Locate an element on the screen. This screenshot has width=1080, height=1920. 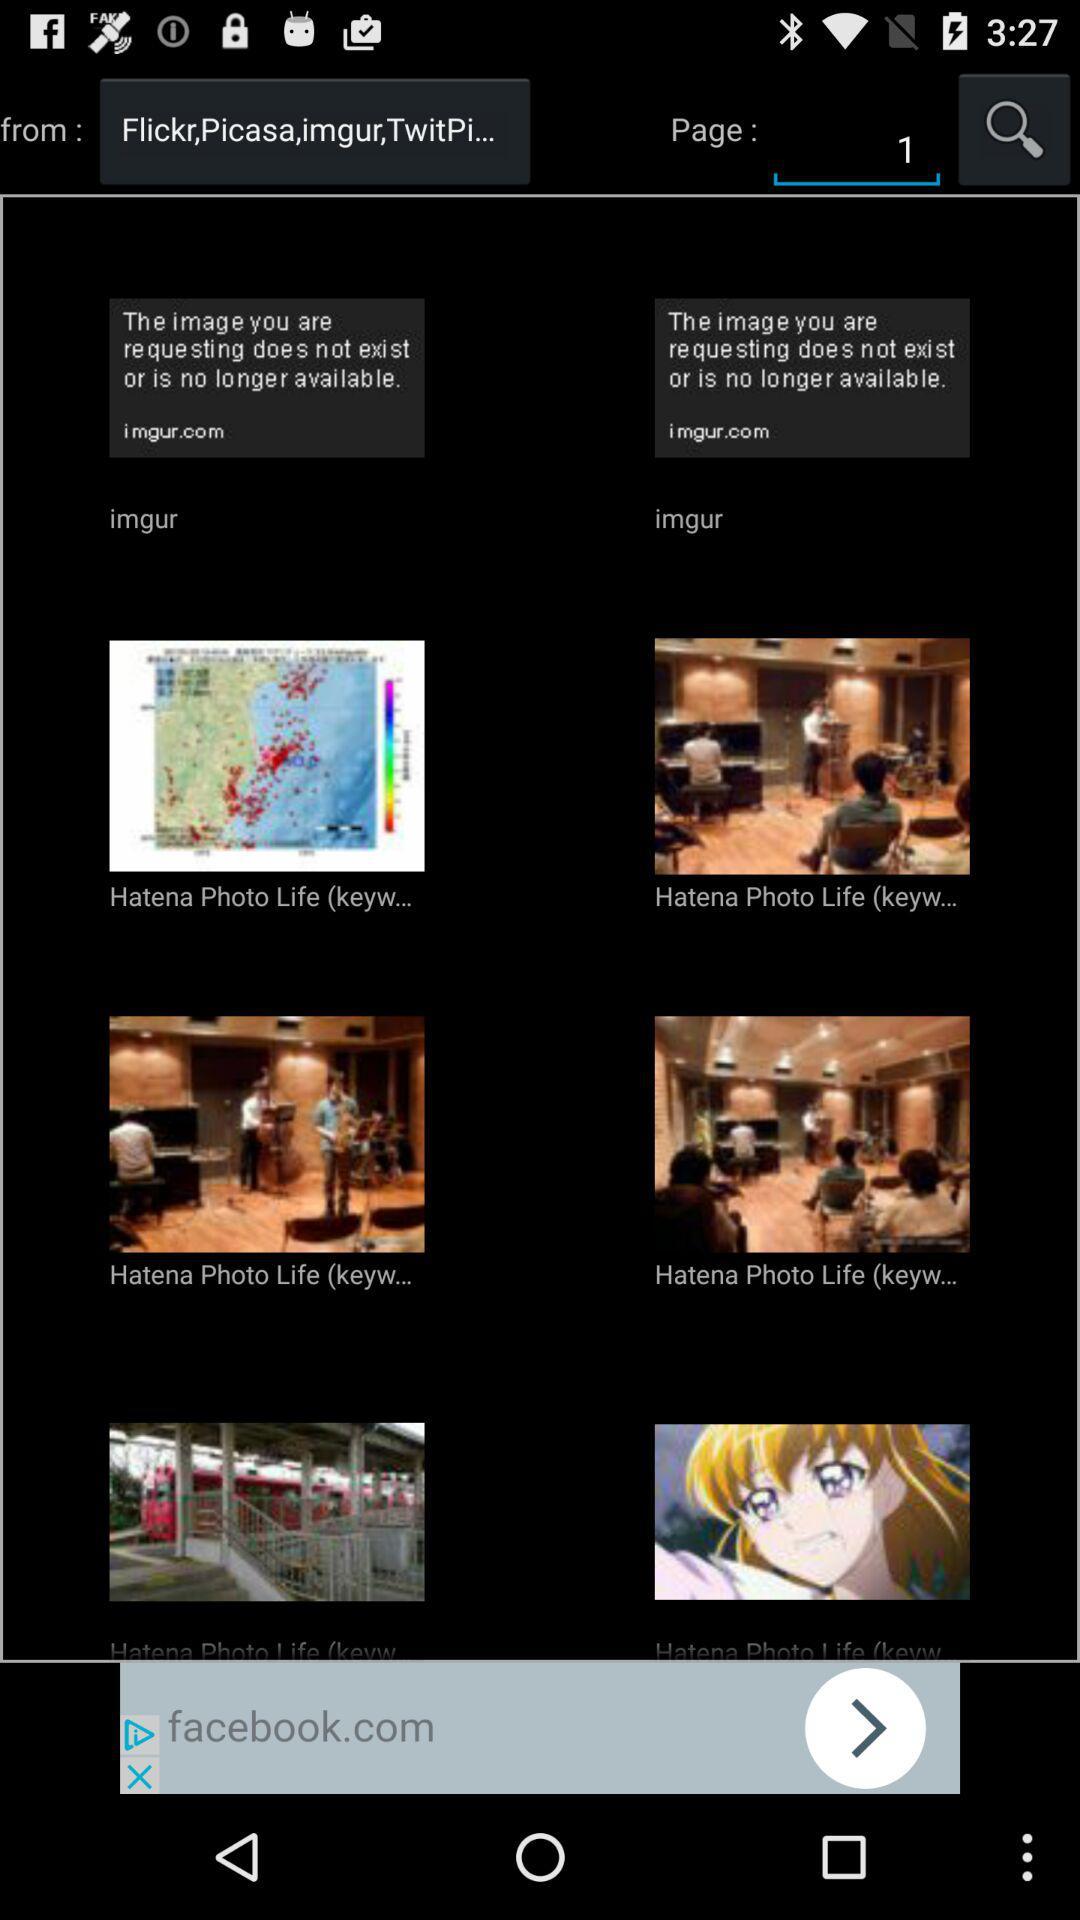
the search icon is located at coordinates (1014, 136).